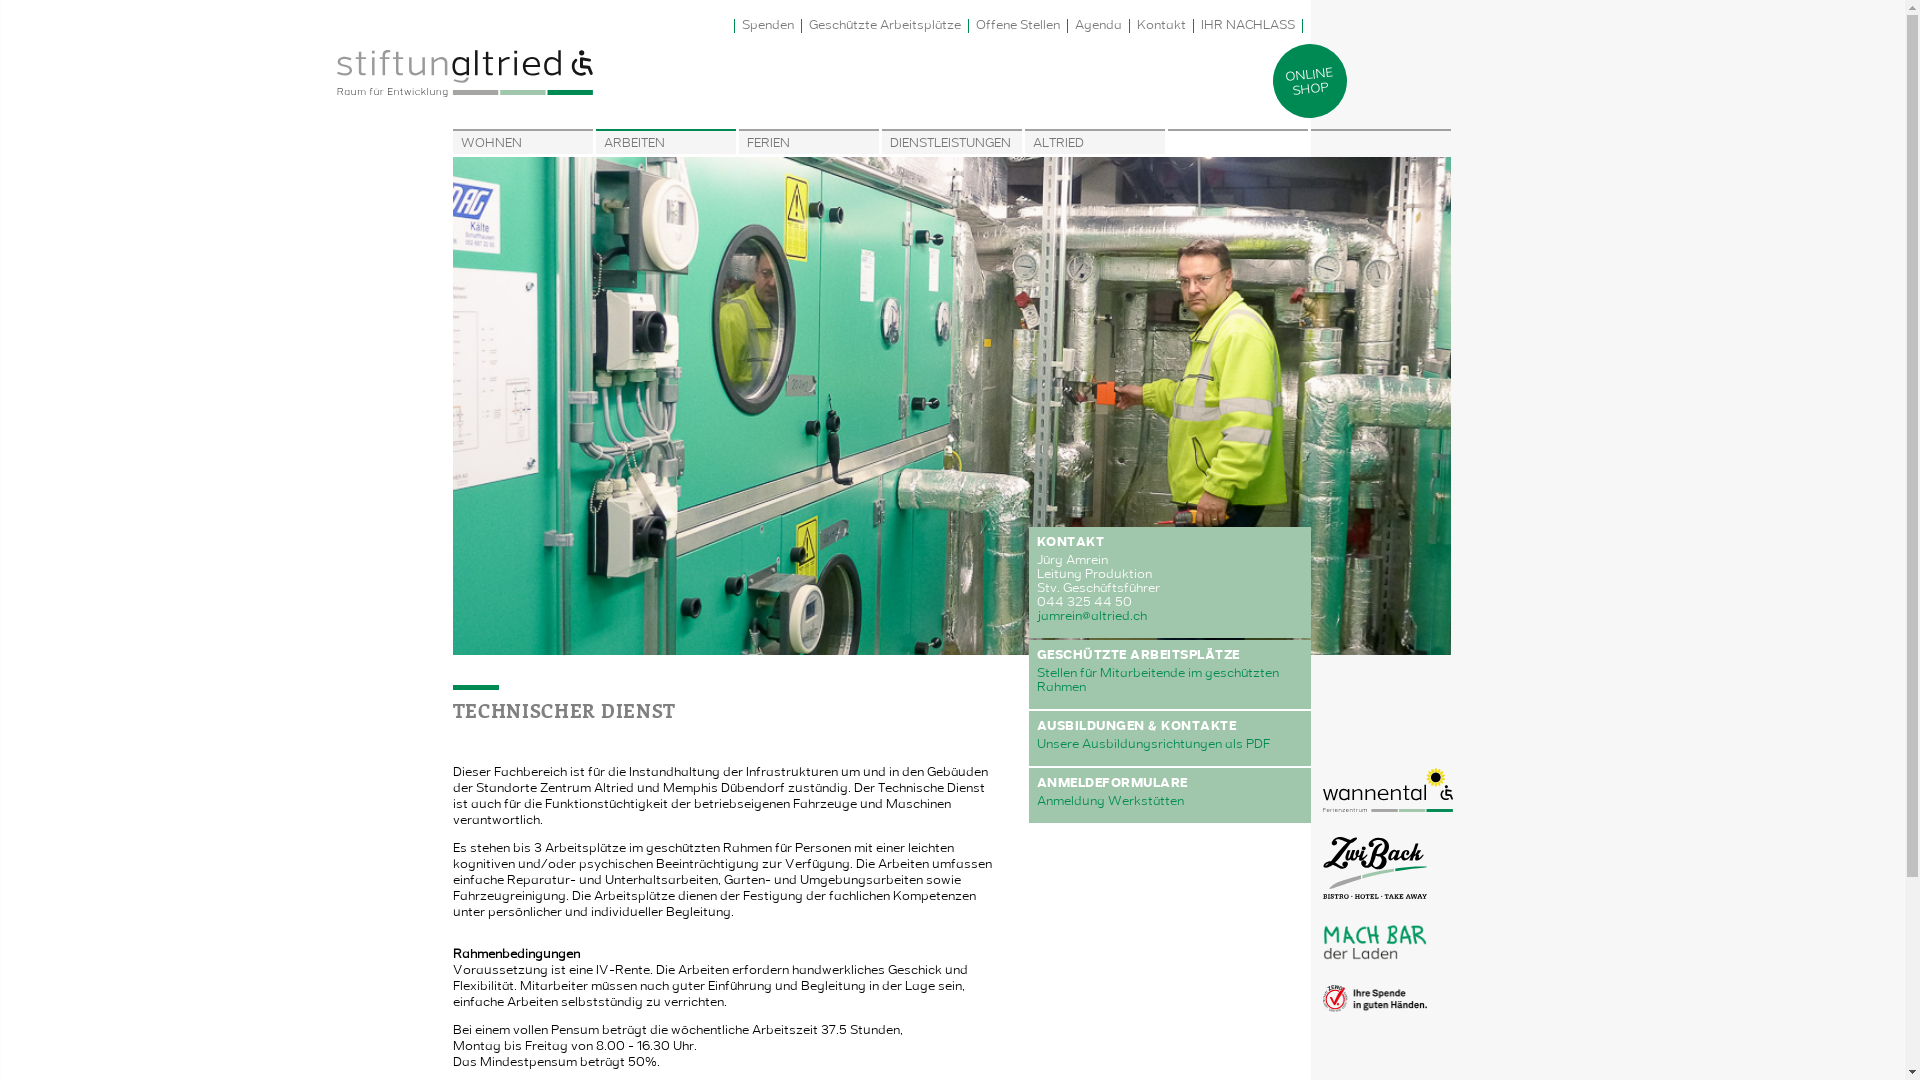 This screenshot has height=1080, width=1920. I want to click on 'WOHNEN', so click(522, 143).